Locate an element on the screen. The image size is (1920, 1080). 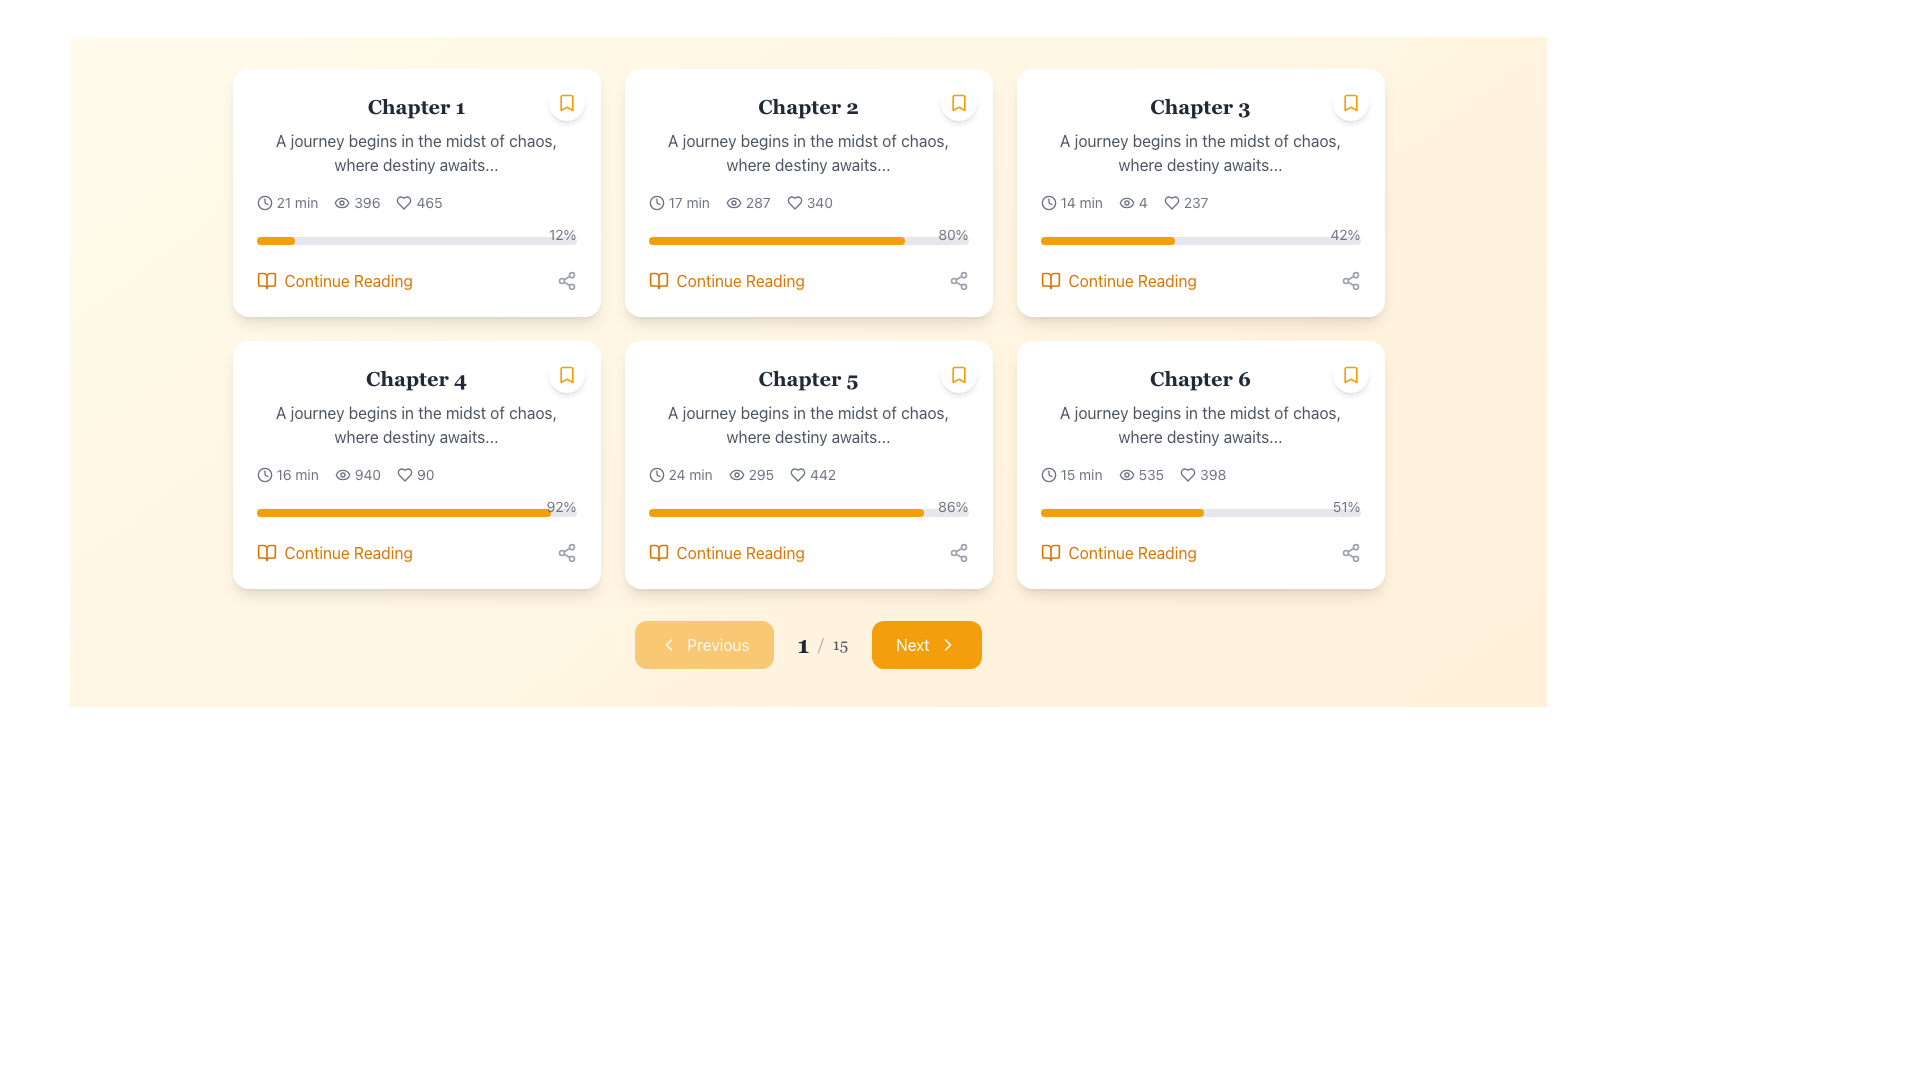
the heart-shaped icon button representing likes or favorites located is located at coordinates (1171, 203).